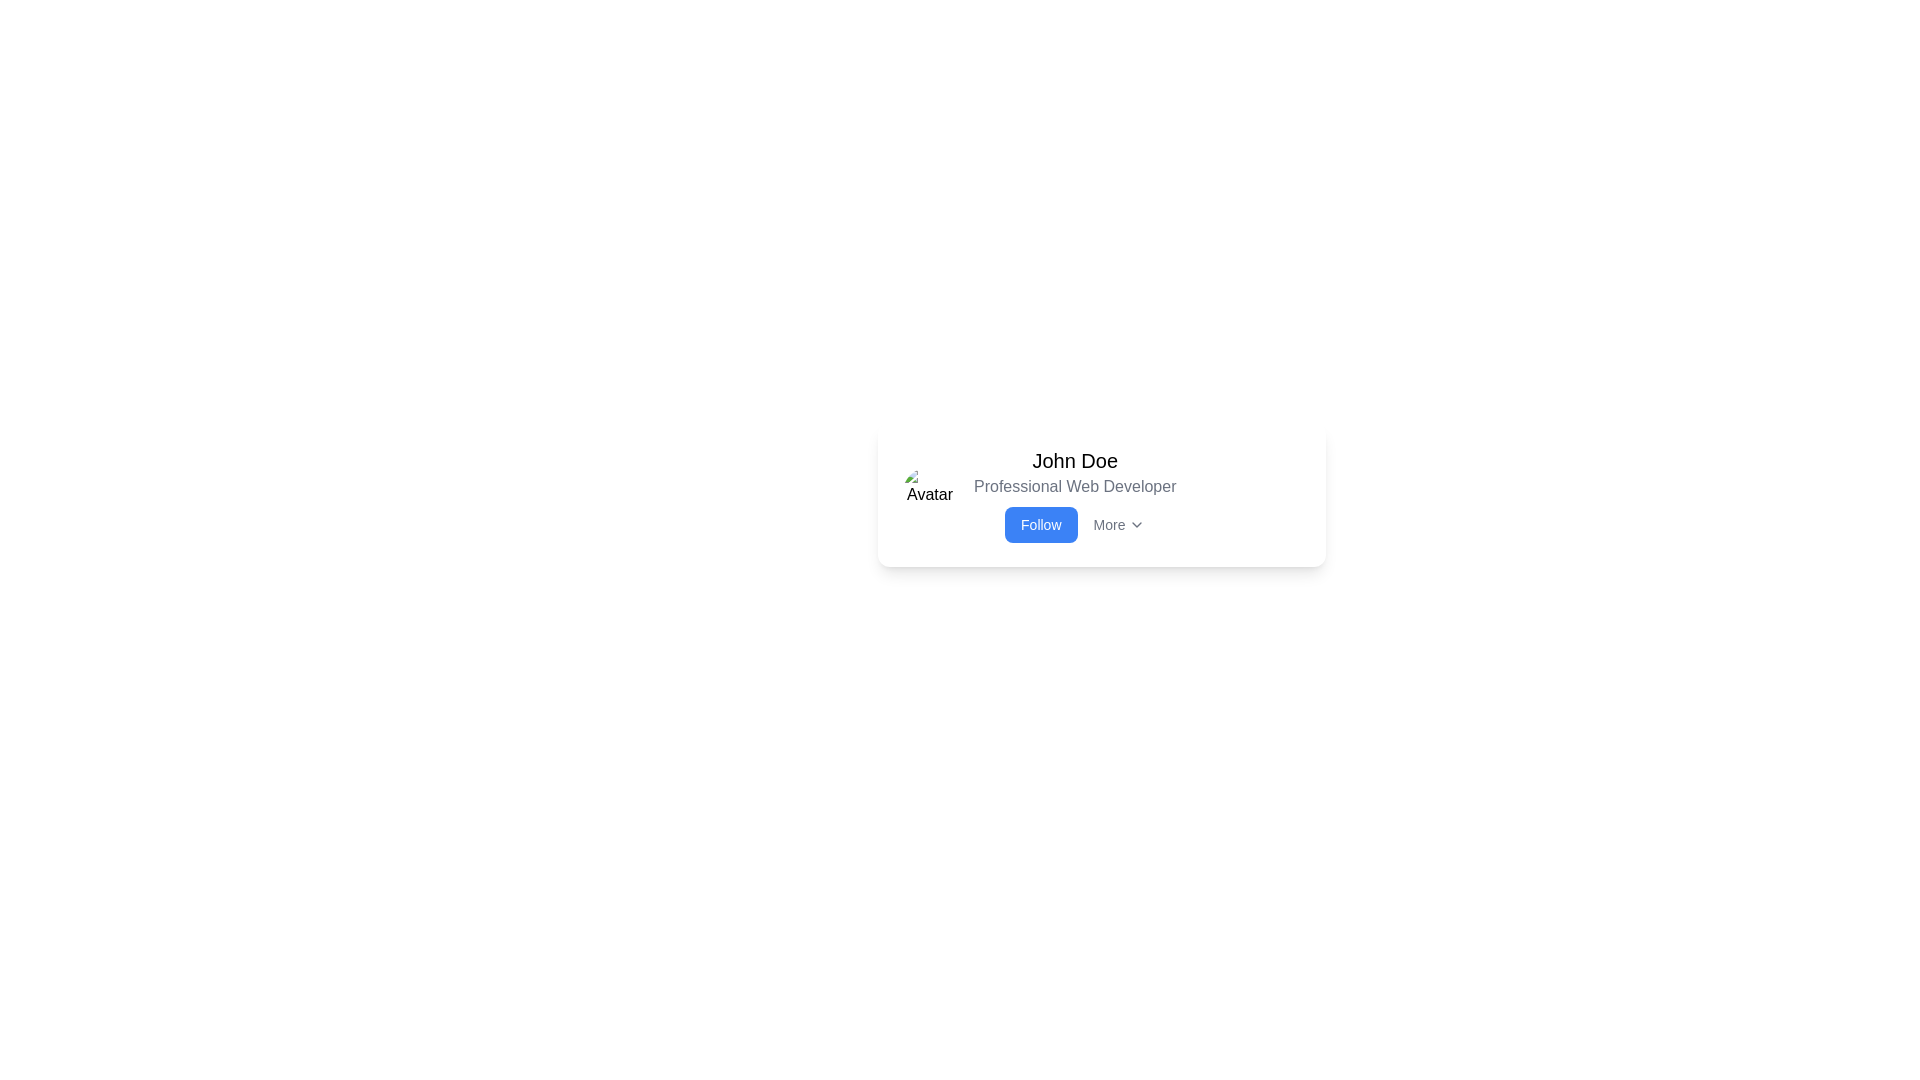 This screenshot has width=1920, height=1080. What do you see at coordinates (1137, 523) in the screenshot?
I see `the small downward arrow icon resembling a chevron pointing downwards, located immediately to the right of the 'More' text label` at bounding box center [1137, 523].